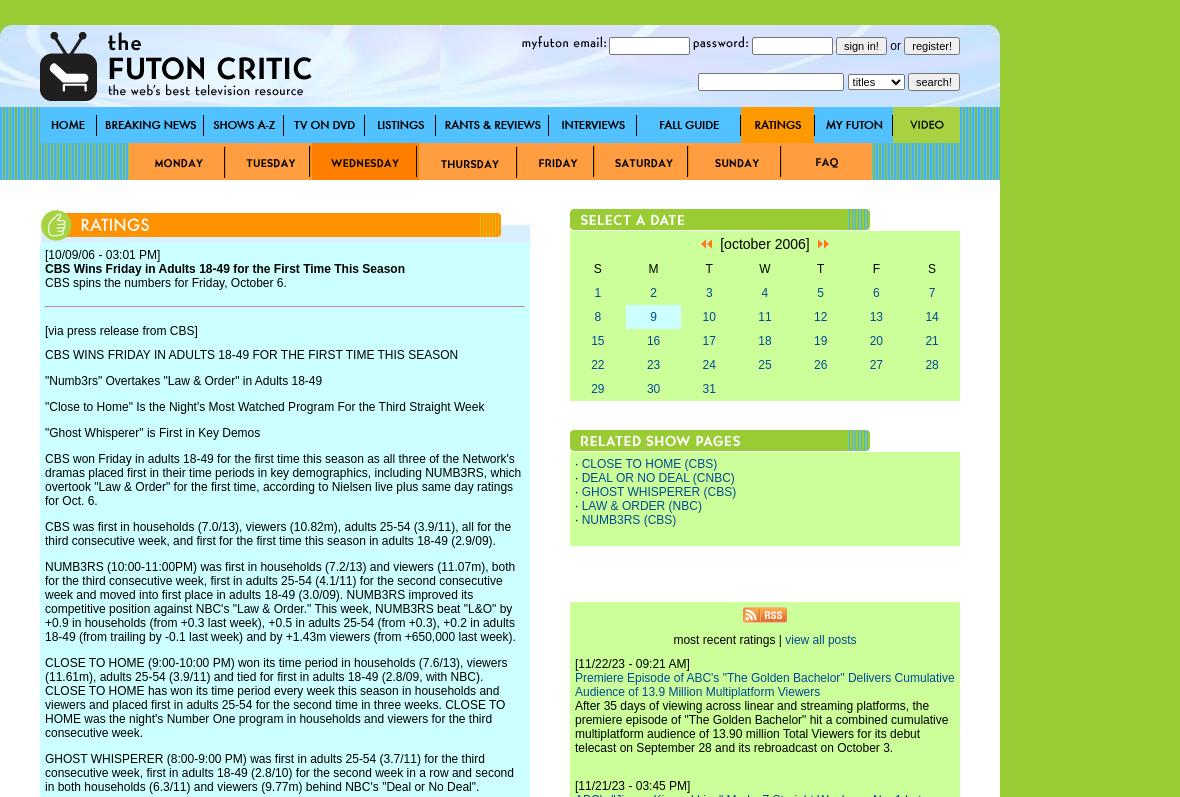 This screenshot has height=797, width=1180. What do you see at coordinates (596, 292) in the screenshot?
I see `'1'` at bounding box center [596, 292].